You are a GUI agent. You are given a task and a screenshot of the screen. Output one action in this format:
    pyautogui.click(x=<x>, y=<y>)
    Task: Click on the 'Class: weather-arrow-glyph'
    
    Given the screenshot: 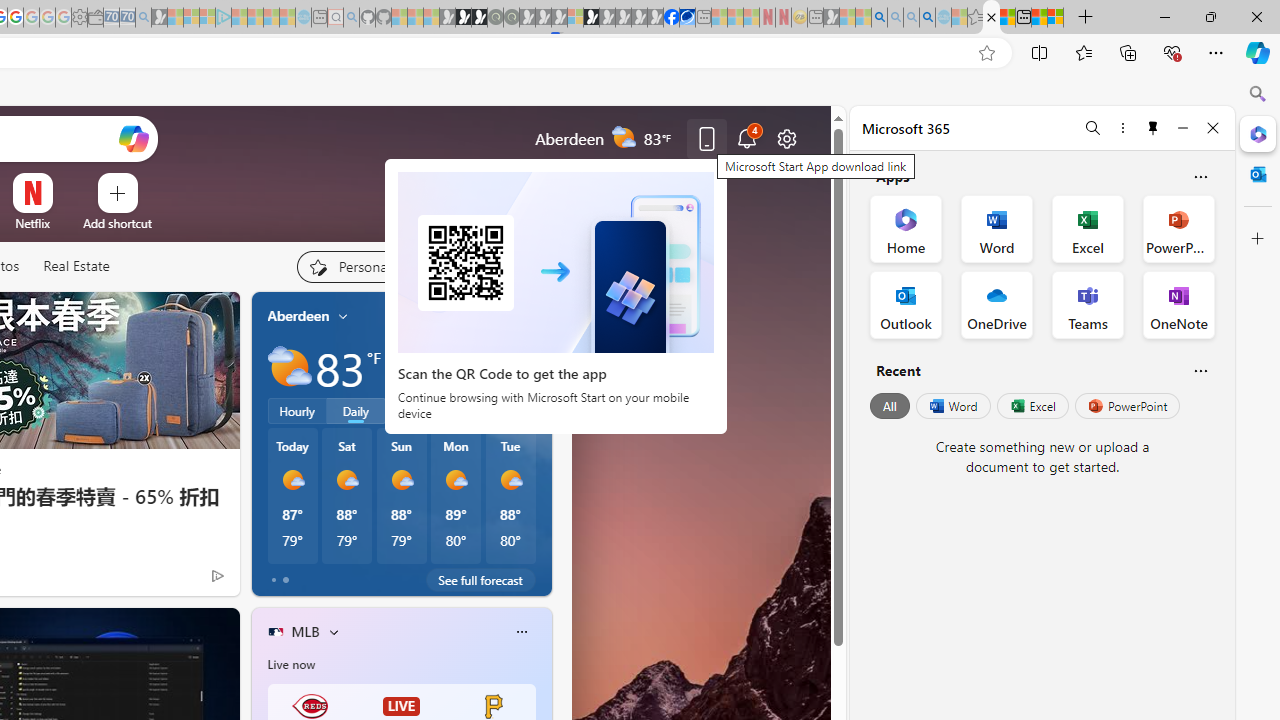 What is the action you would take?
    pyautogui.click(x=531, y=367)
    